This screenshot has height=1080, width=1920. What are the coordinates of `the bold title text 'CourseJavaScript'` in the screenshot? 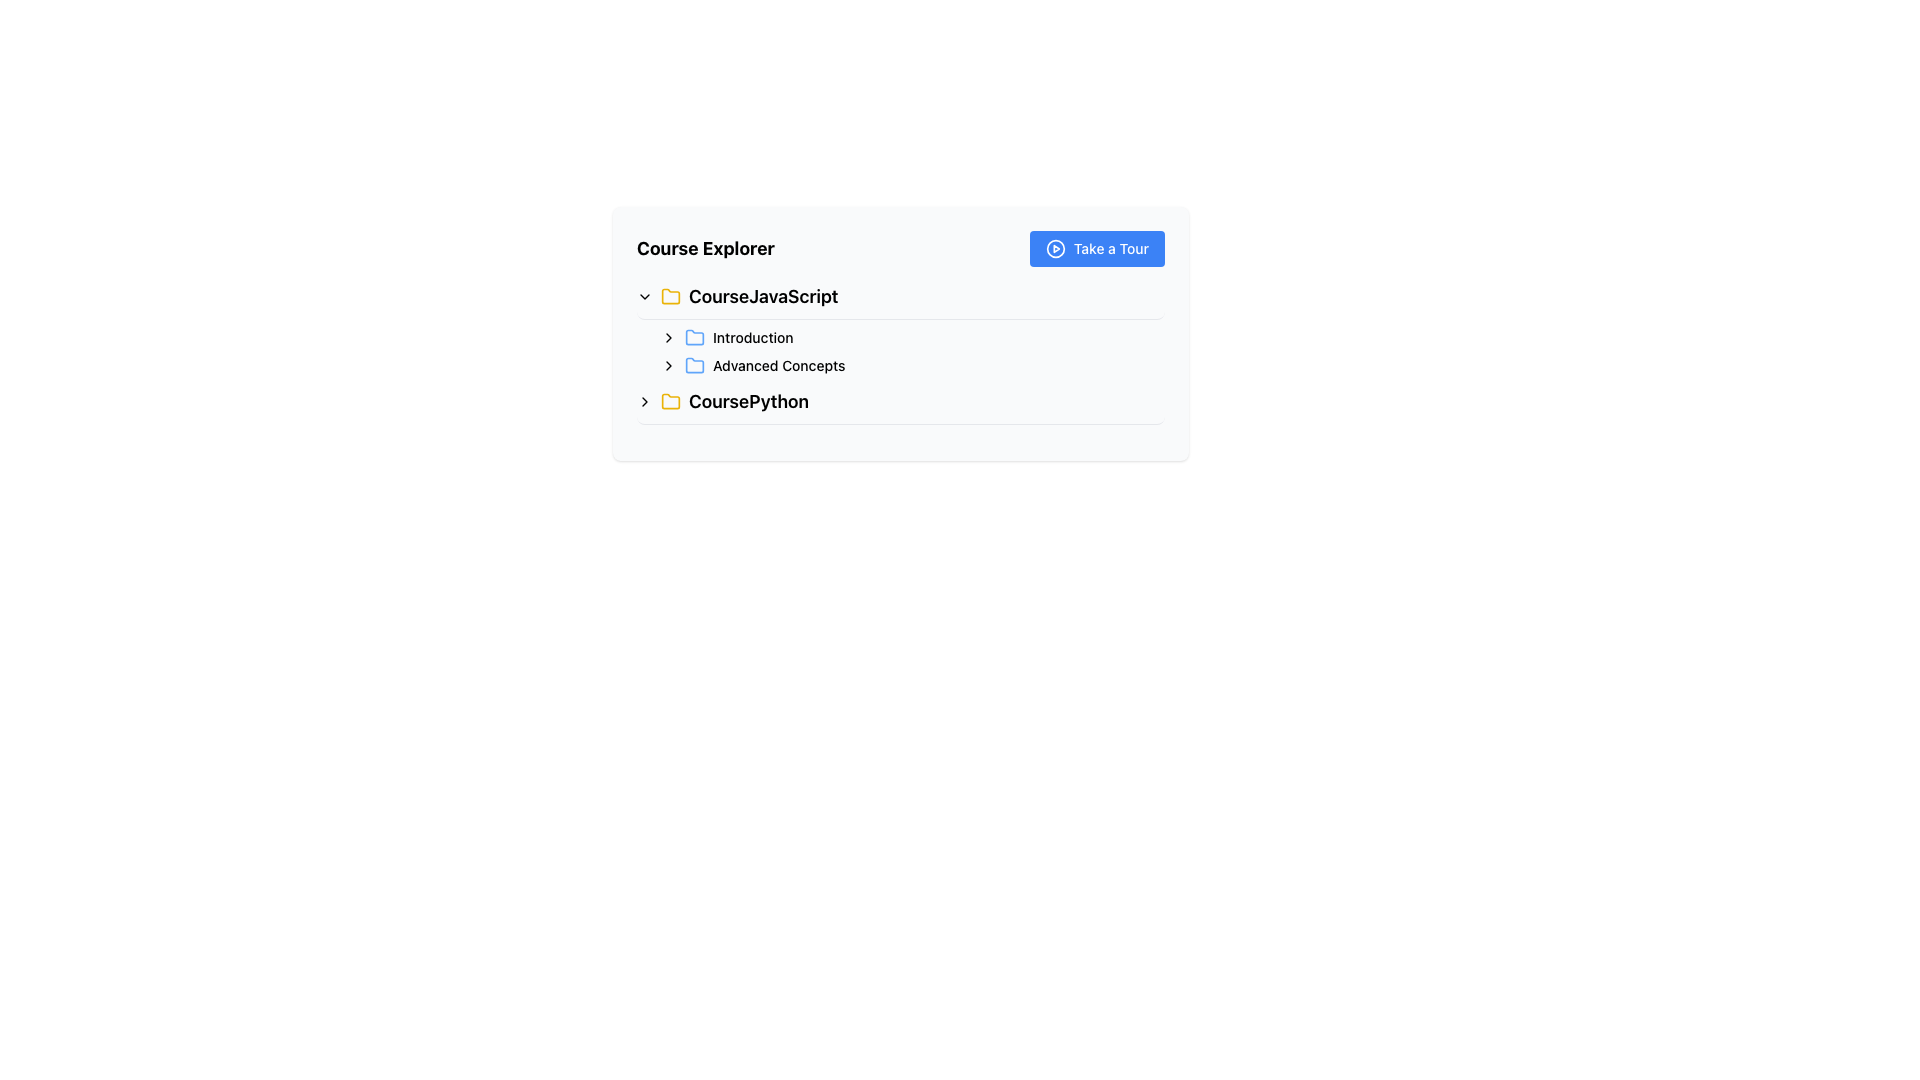 It's located at (762, 297).